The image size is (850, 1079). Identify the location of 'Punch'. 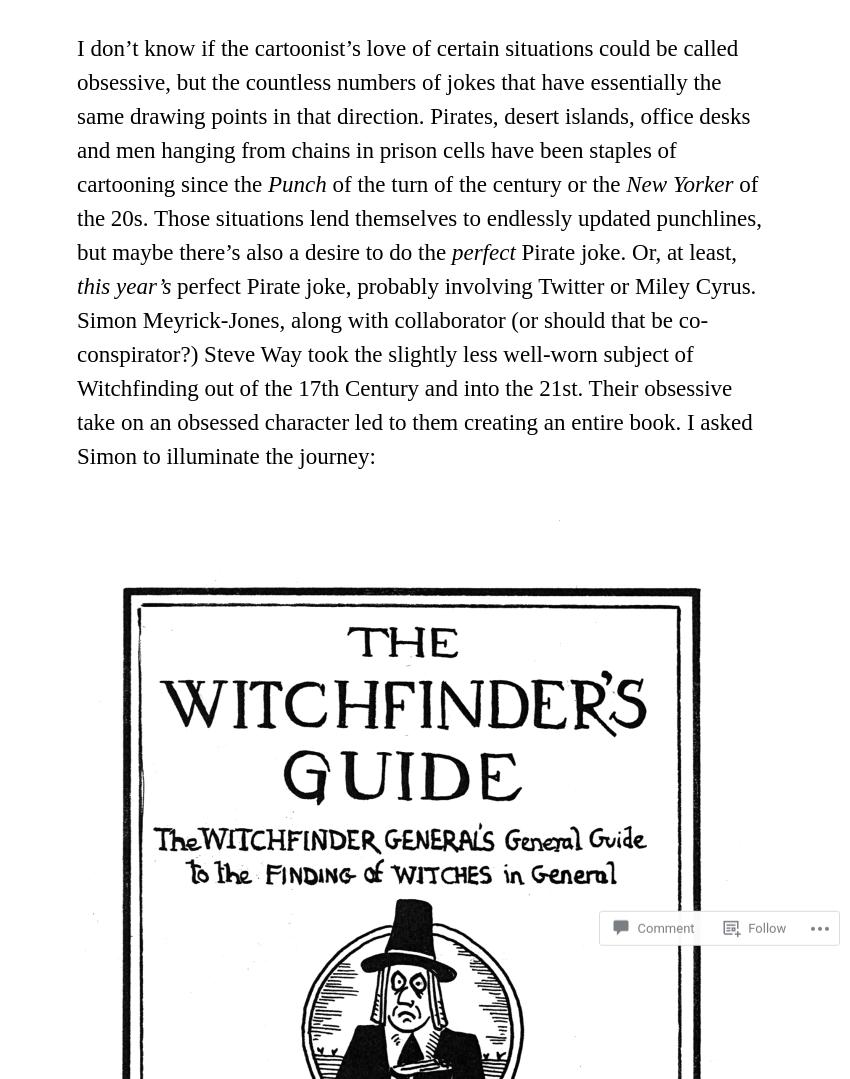
(265, 183).